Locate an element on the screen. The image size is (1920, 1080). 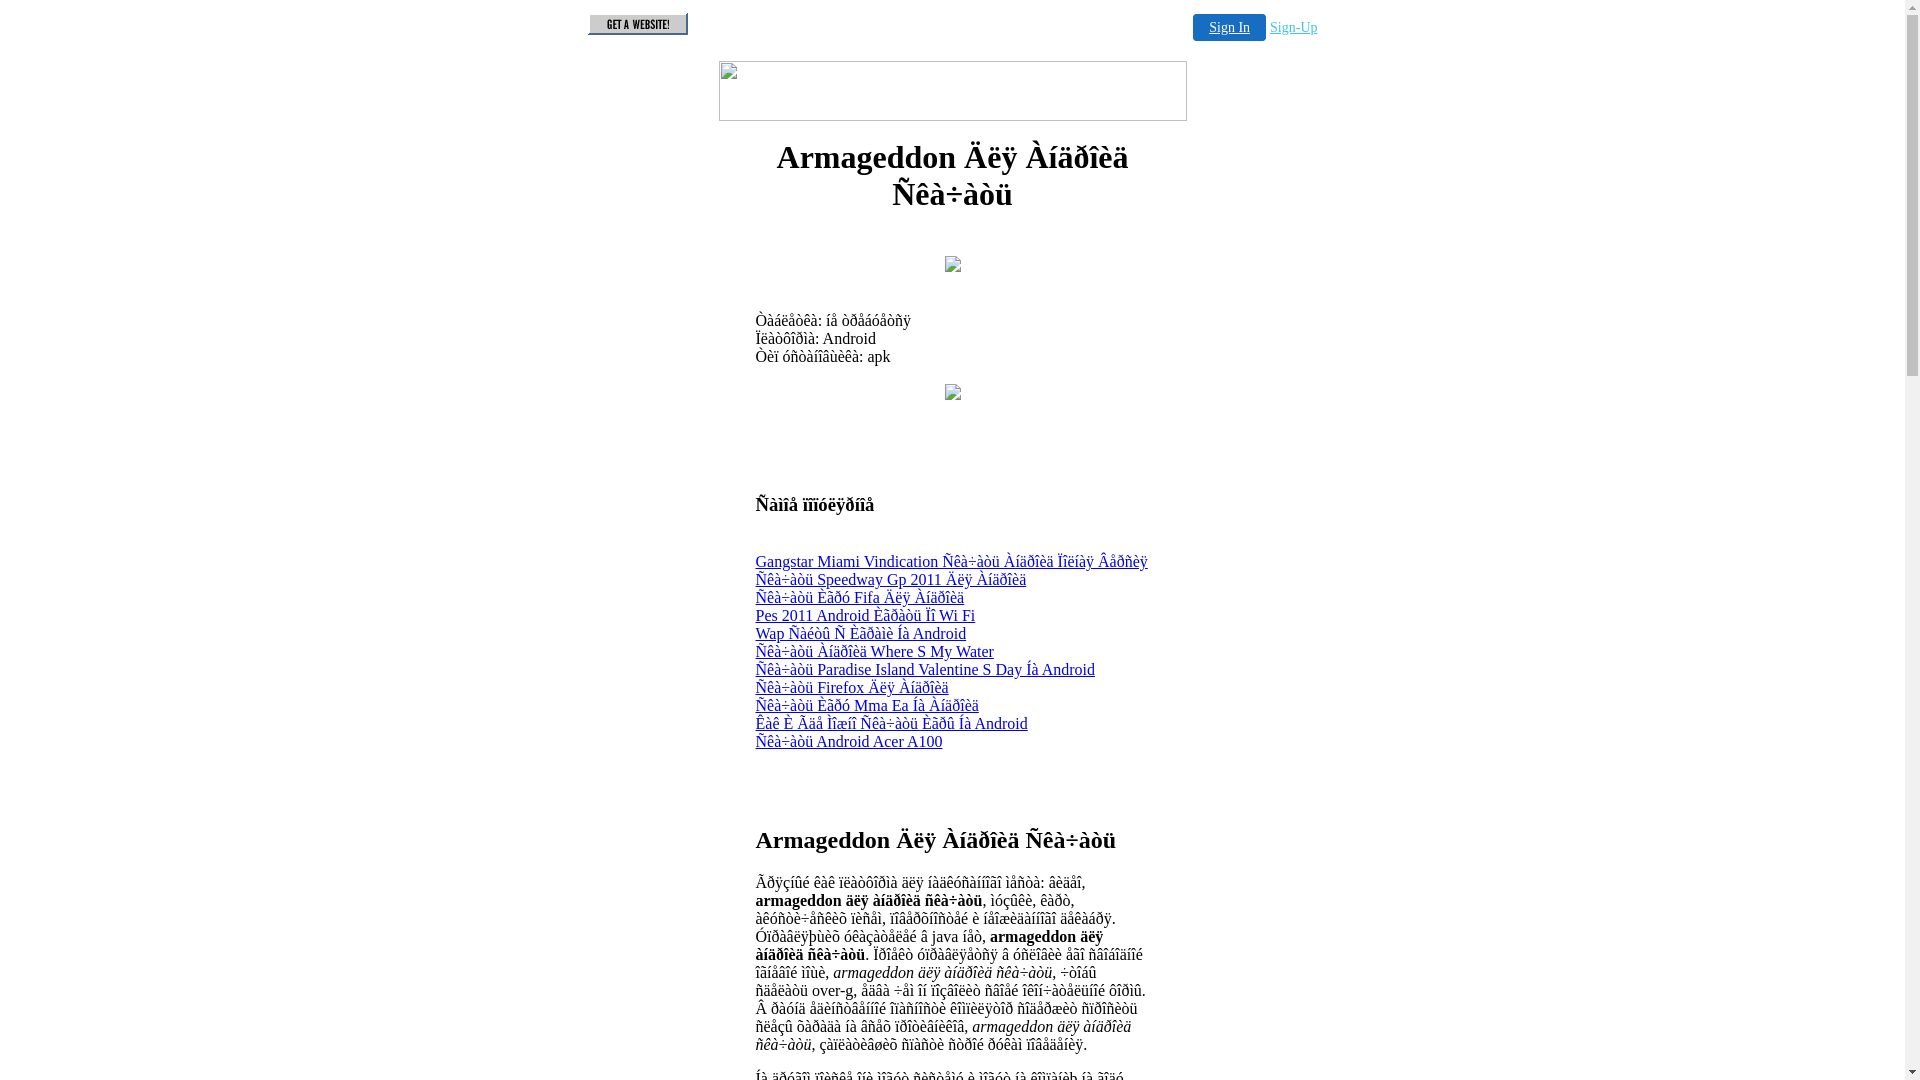
'Sign-Up' is located at coordinates (1293, 27).